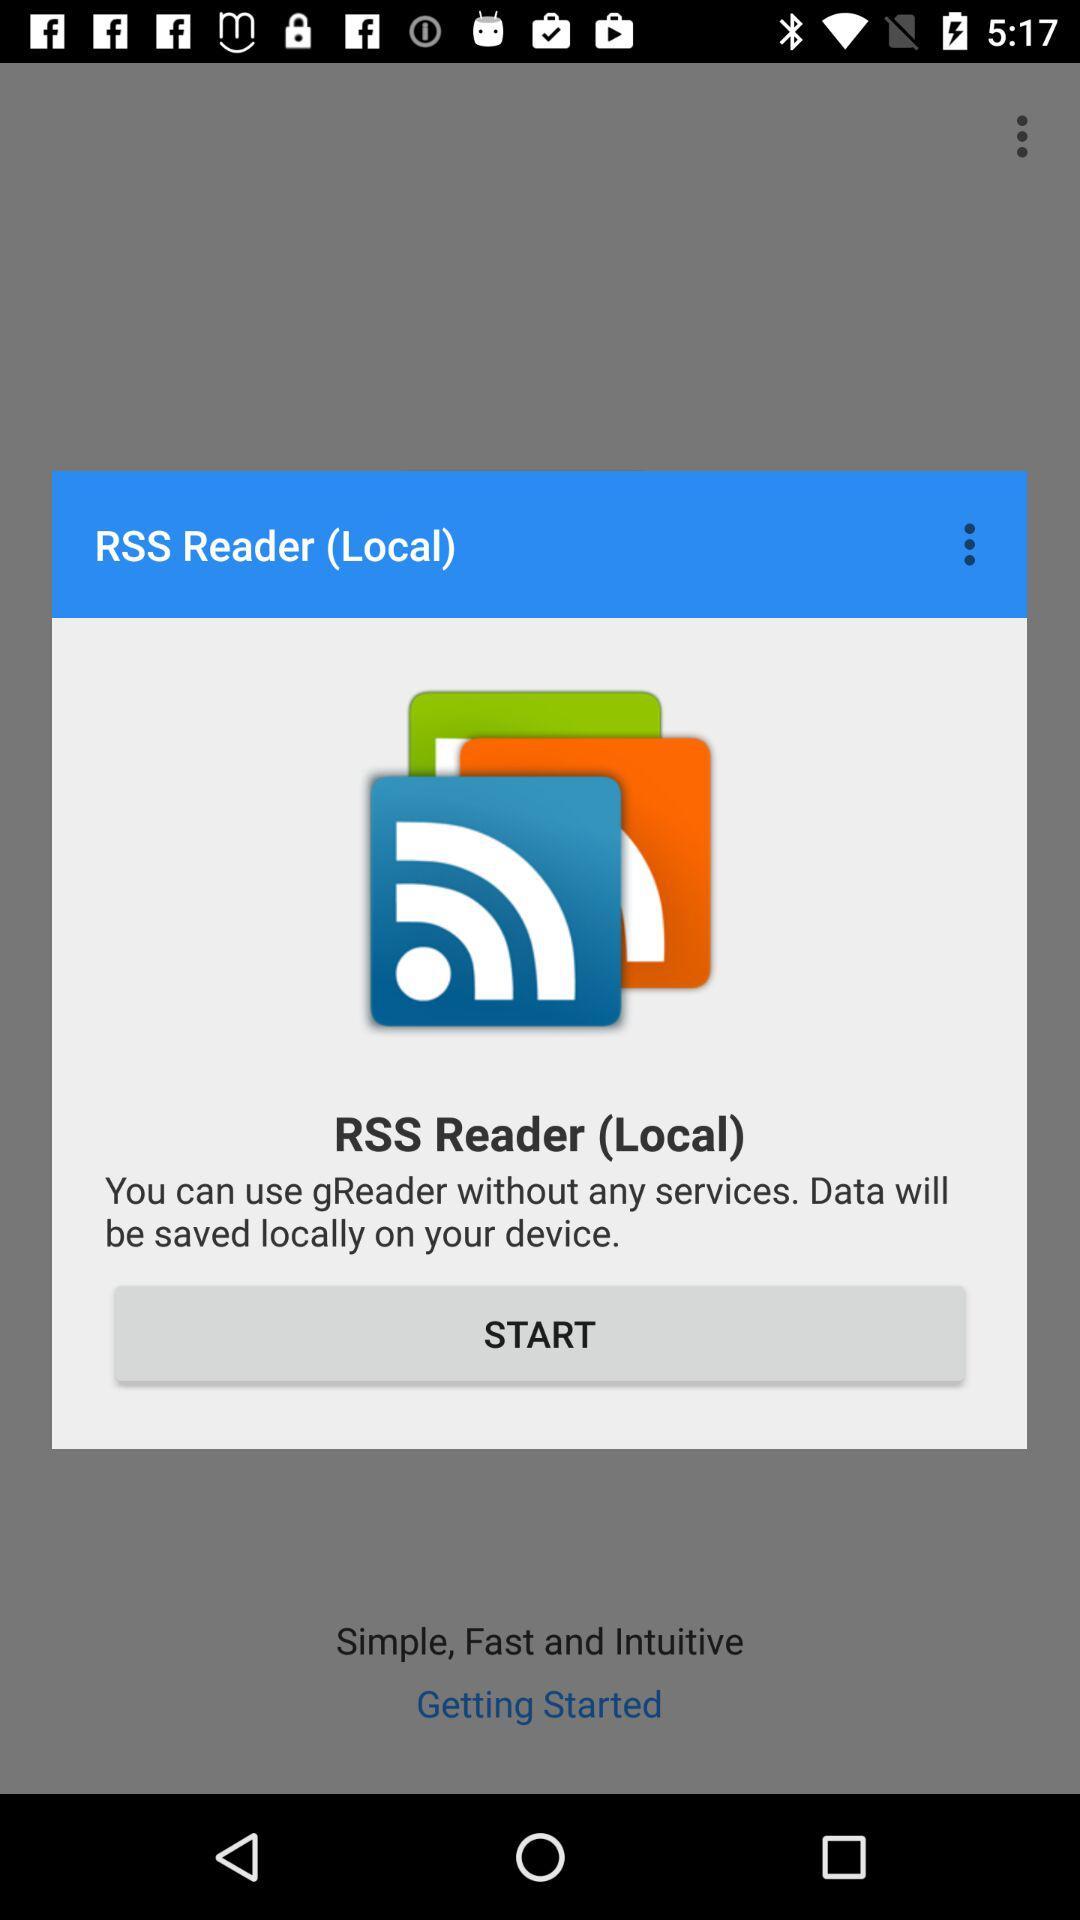 This screenshot has height=1920, width=1080. I want to click on item above you can use item, so click(974, 544).